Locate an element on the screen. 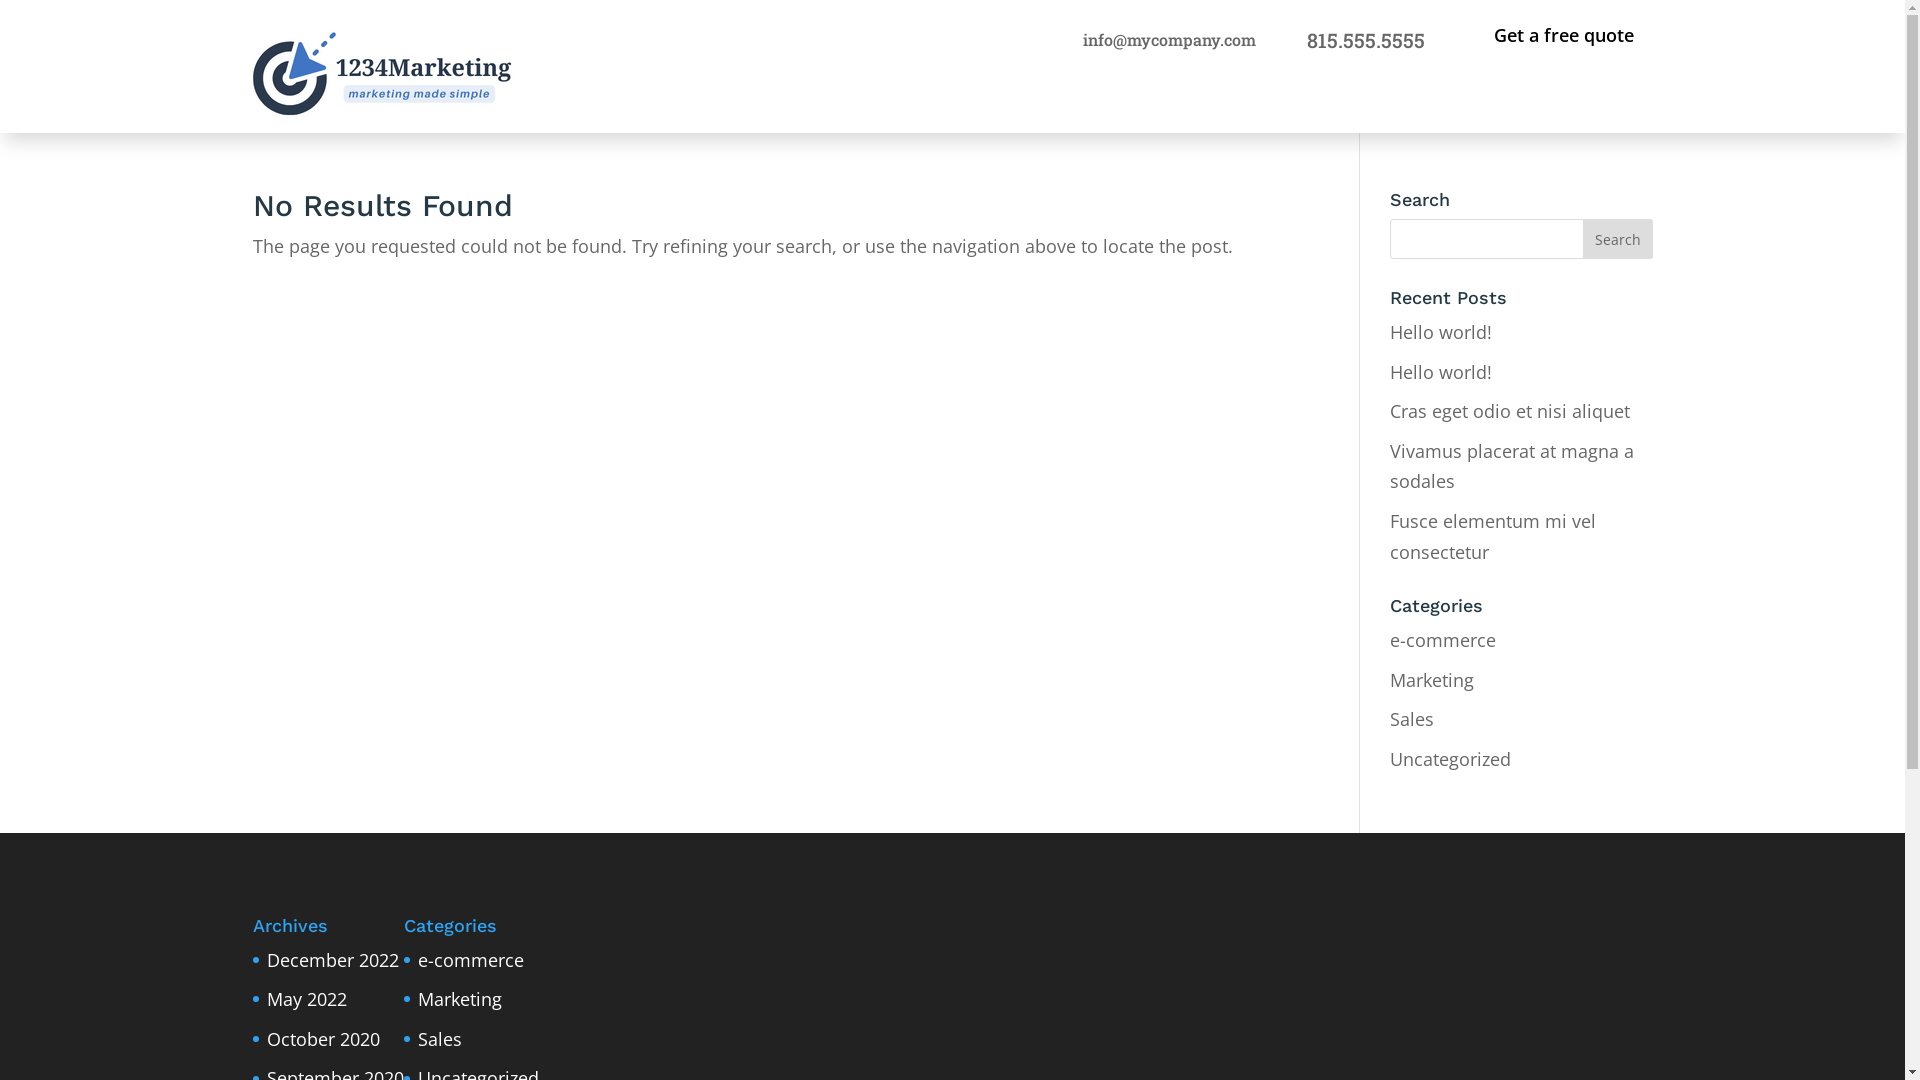 The width and height of the screenshot is (1920, 1080). 'May 2022' is located at coordinates (305, 999).